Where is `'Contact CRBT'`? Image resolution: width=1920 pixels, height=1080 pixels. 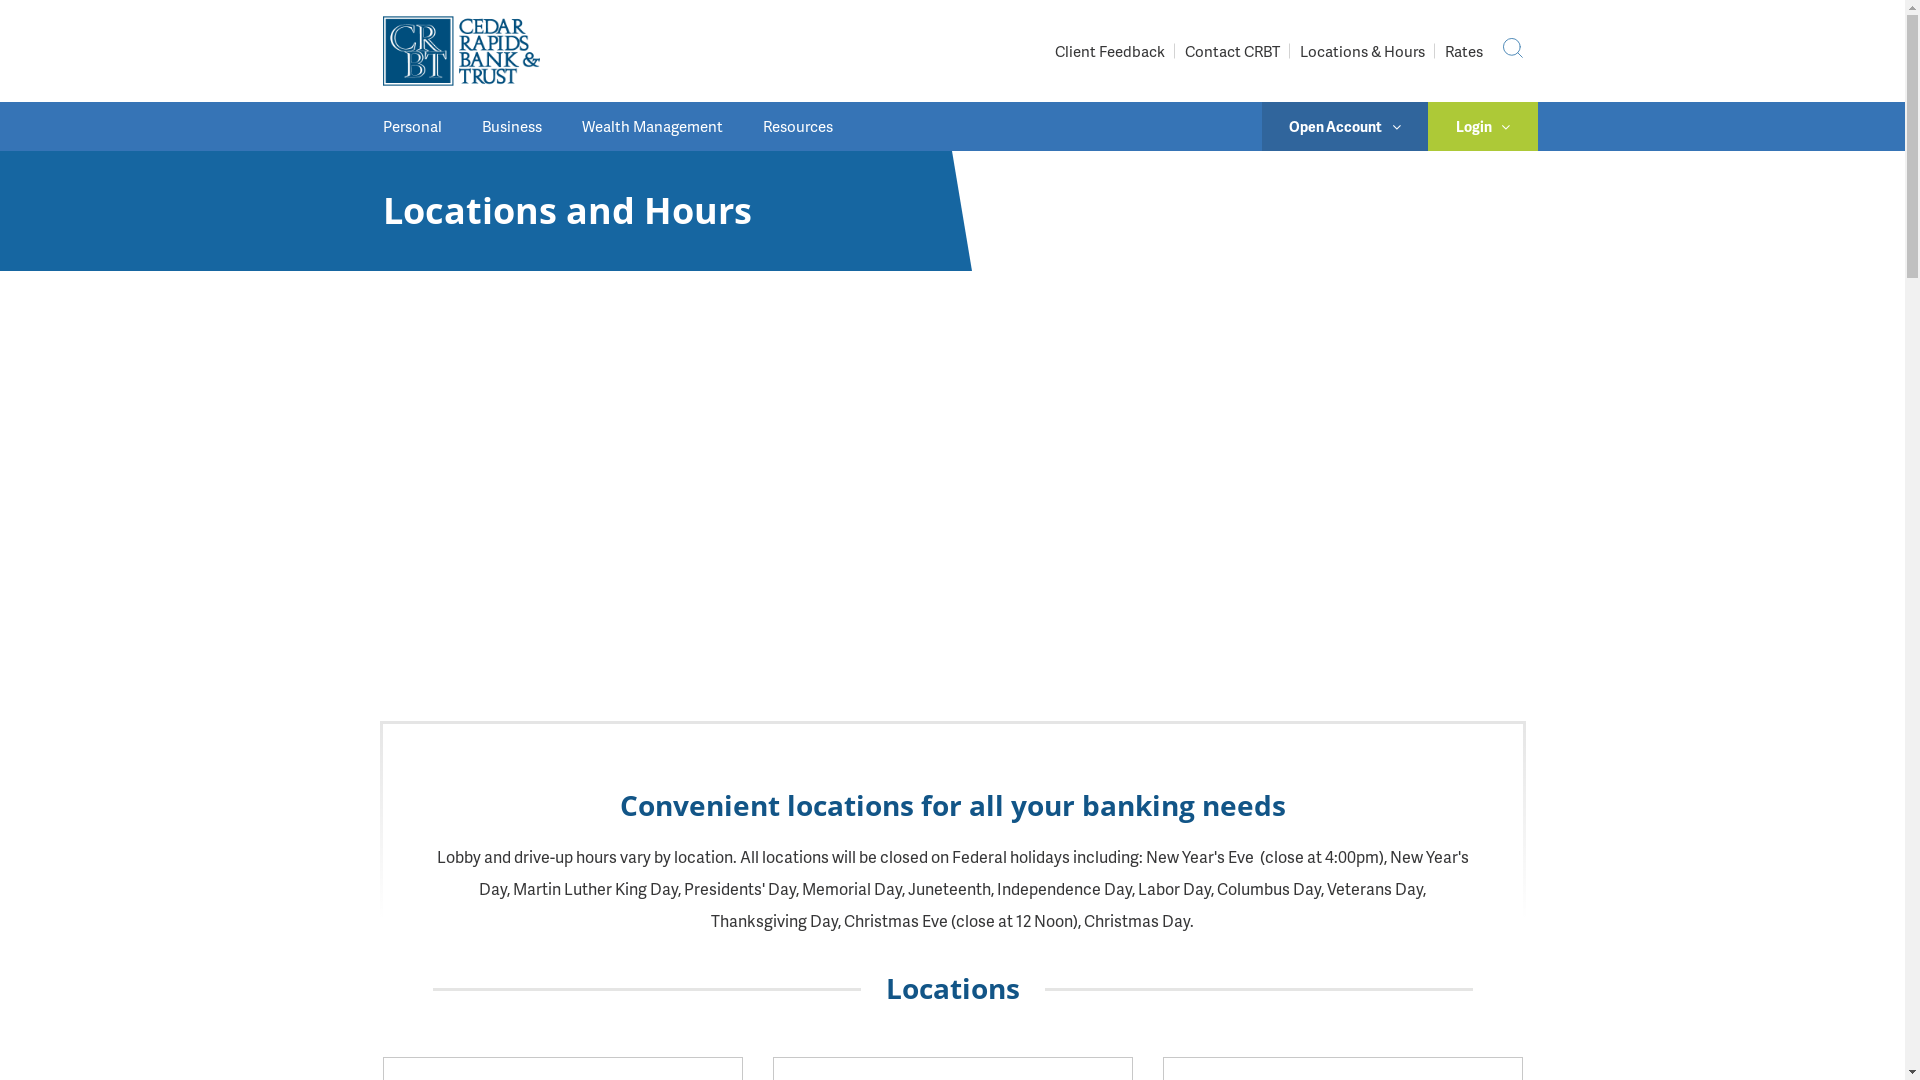
'Contact CRBT' is located at coordinates (1230, 49).